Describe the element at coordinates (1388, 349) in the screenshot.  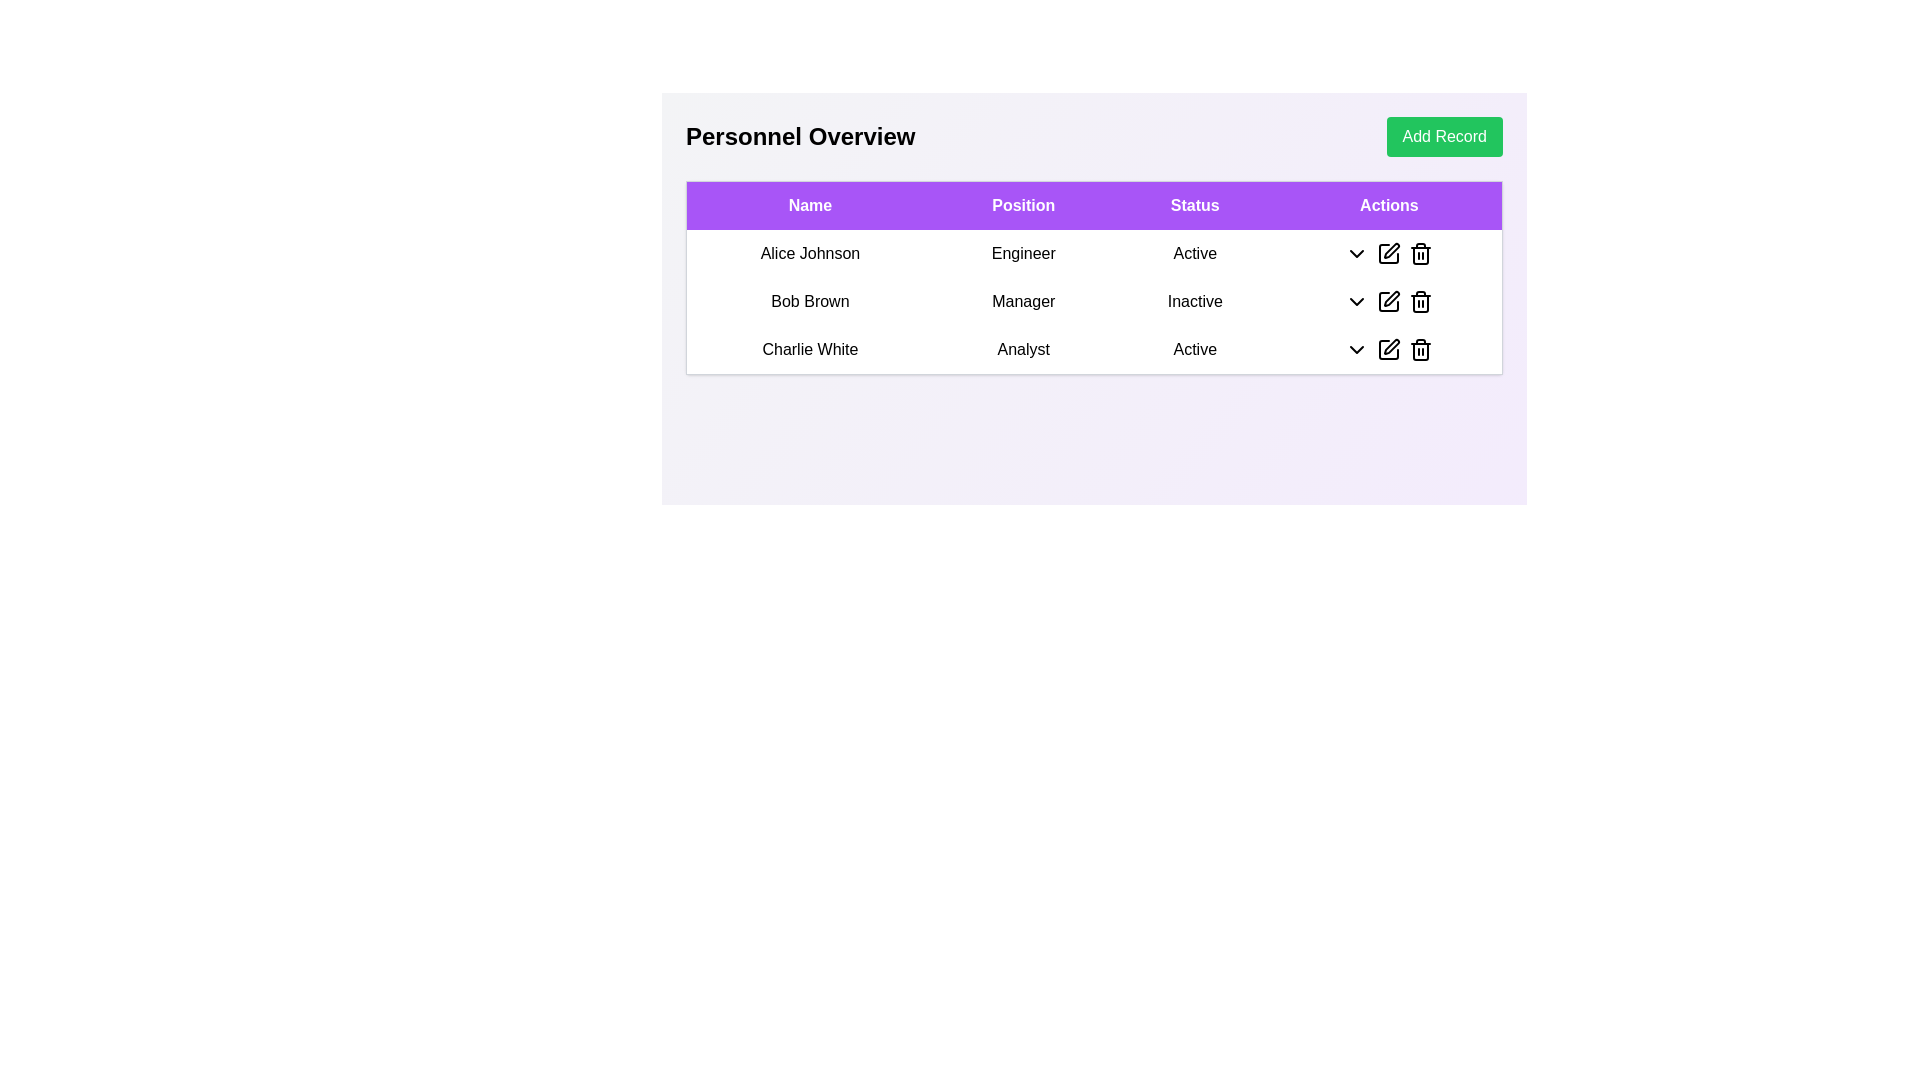
I see `the edit icon in the last row under the 'Actions' column for the personnel named 'Charlie White'` at that location.